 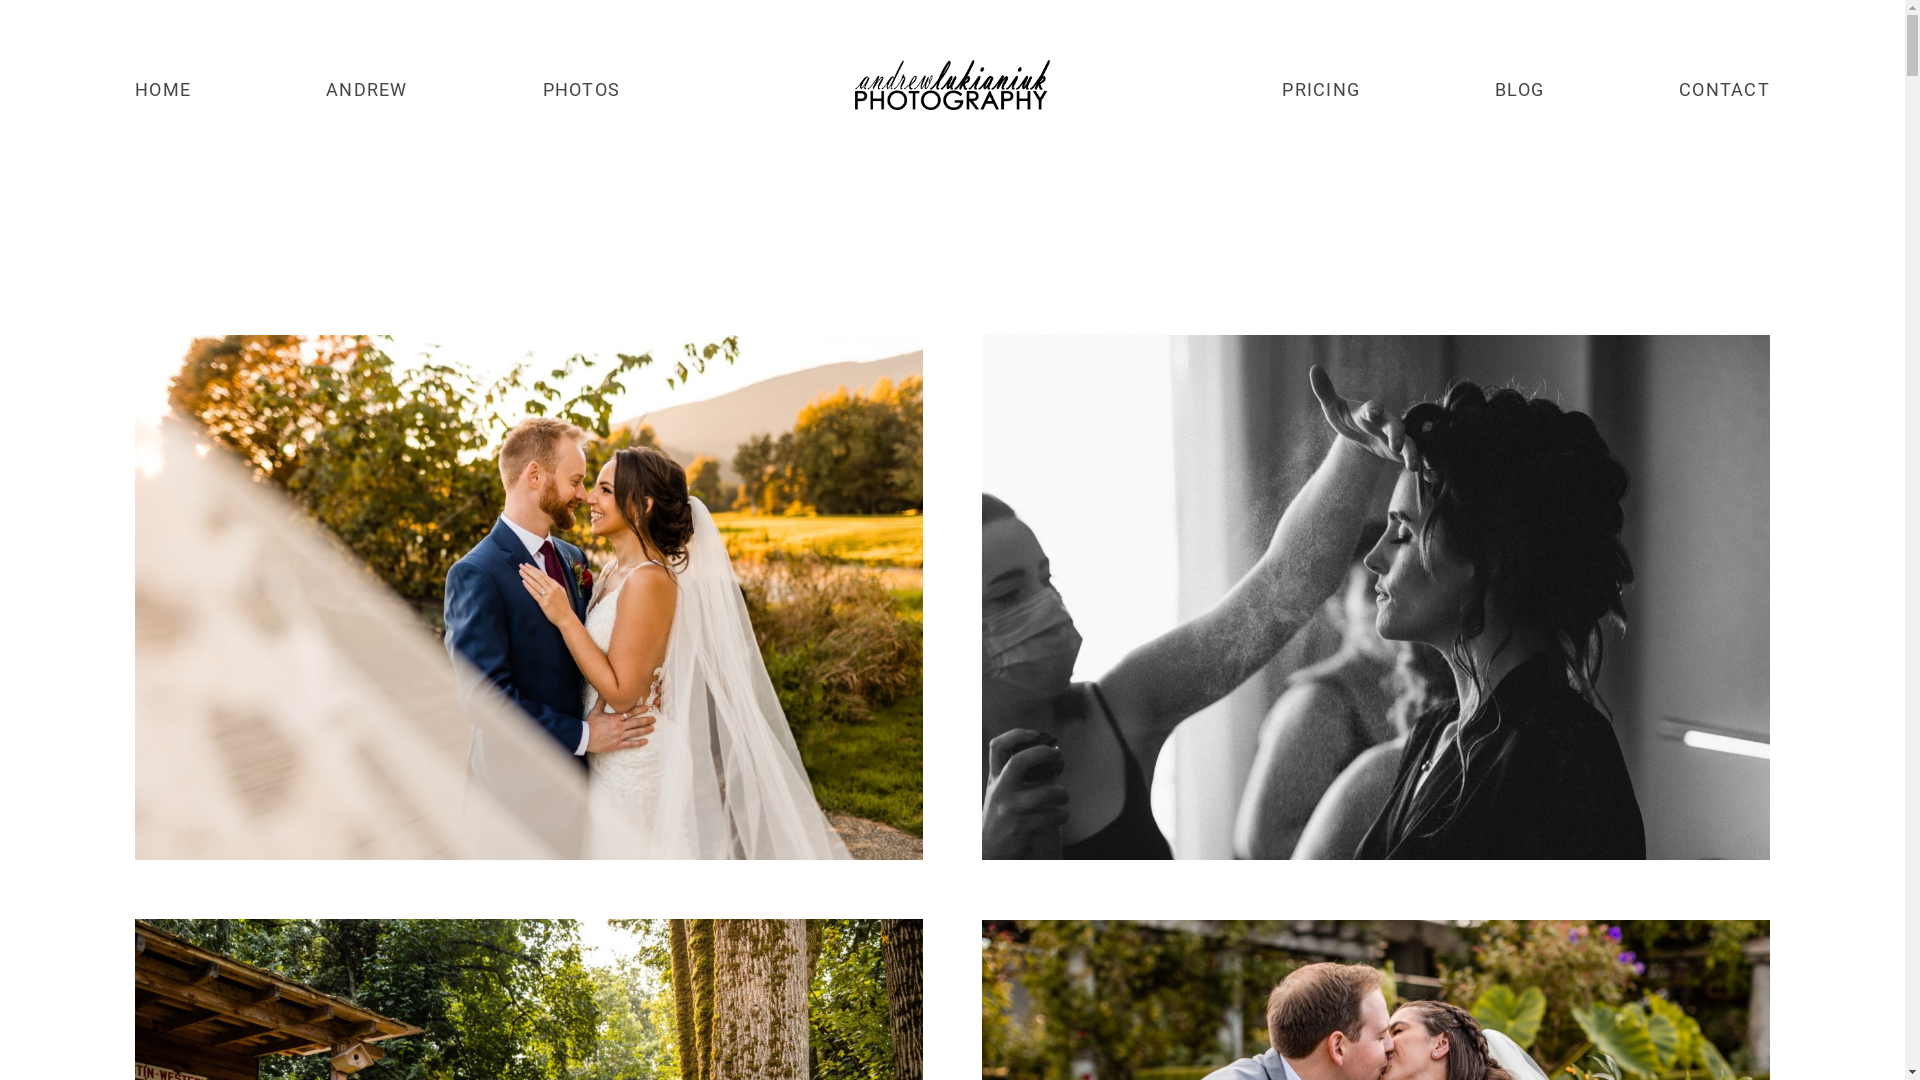 What do you see at coordinates (1519, 88) in the screenshot?
I see `'BLOG'` at bounding box center [1519, 88].